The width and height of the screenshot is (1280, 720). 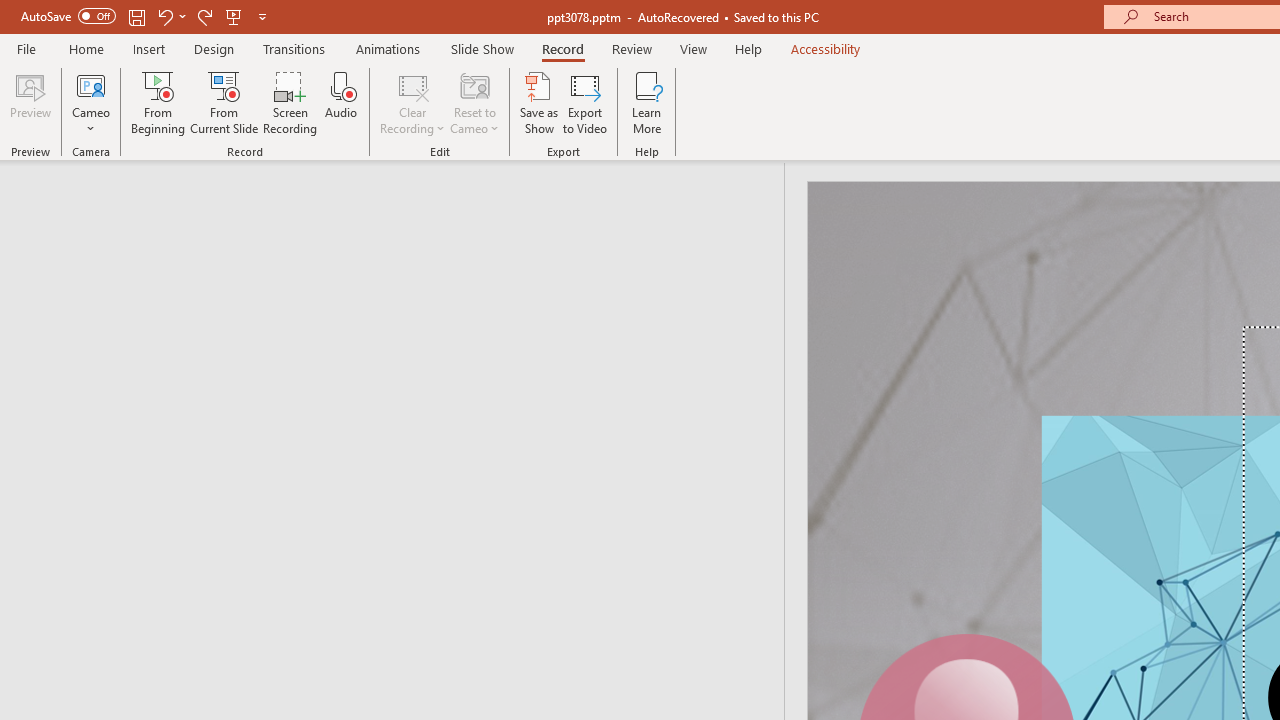 I want to click on 'Save as Show', so click(x=539, y=103).